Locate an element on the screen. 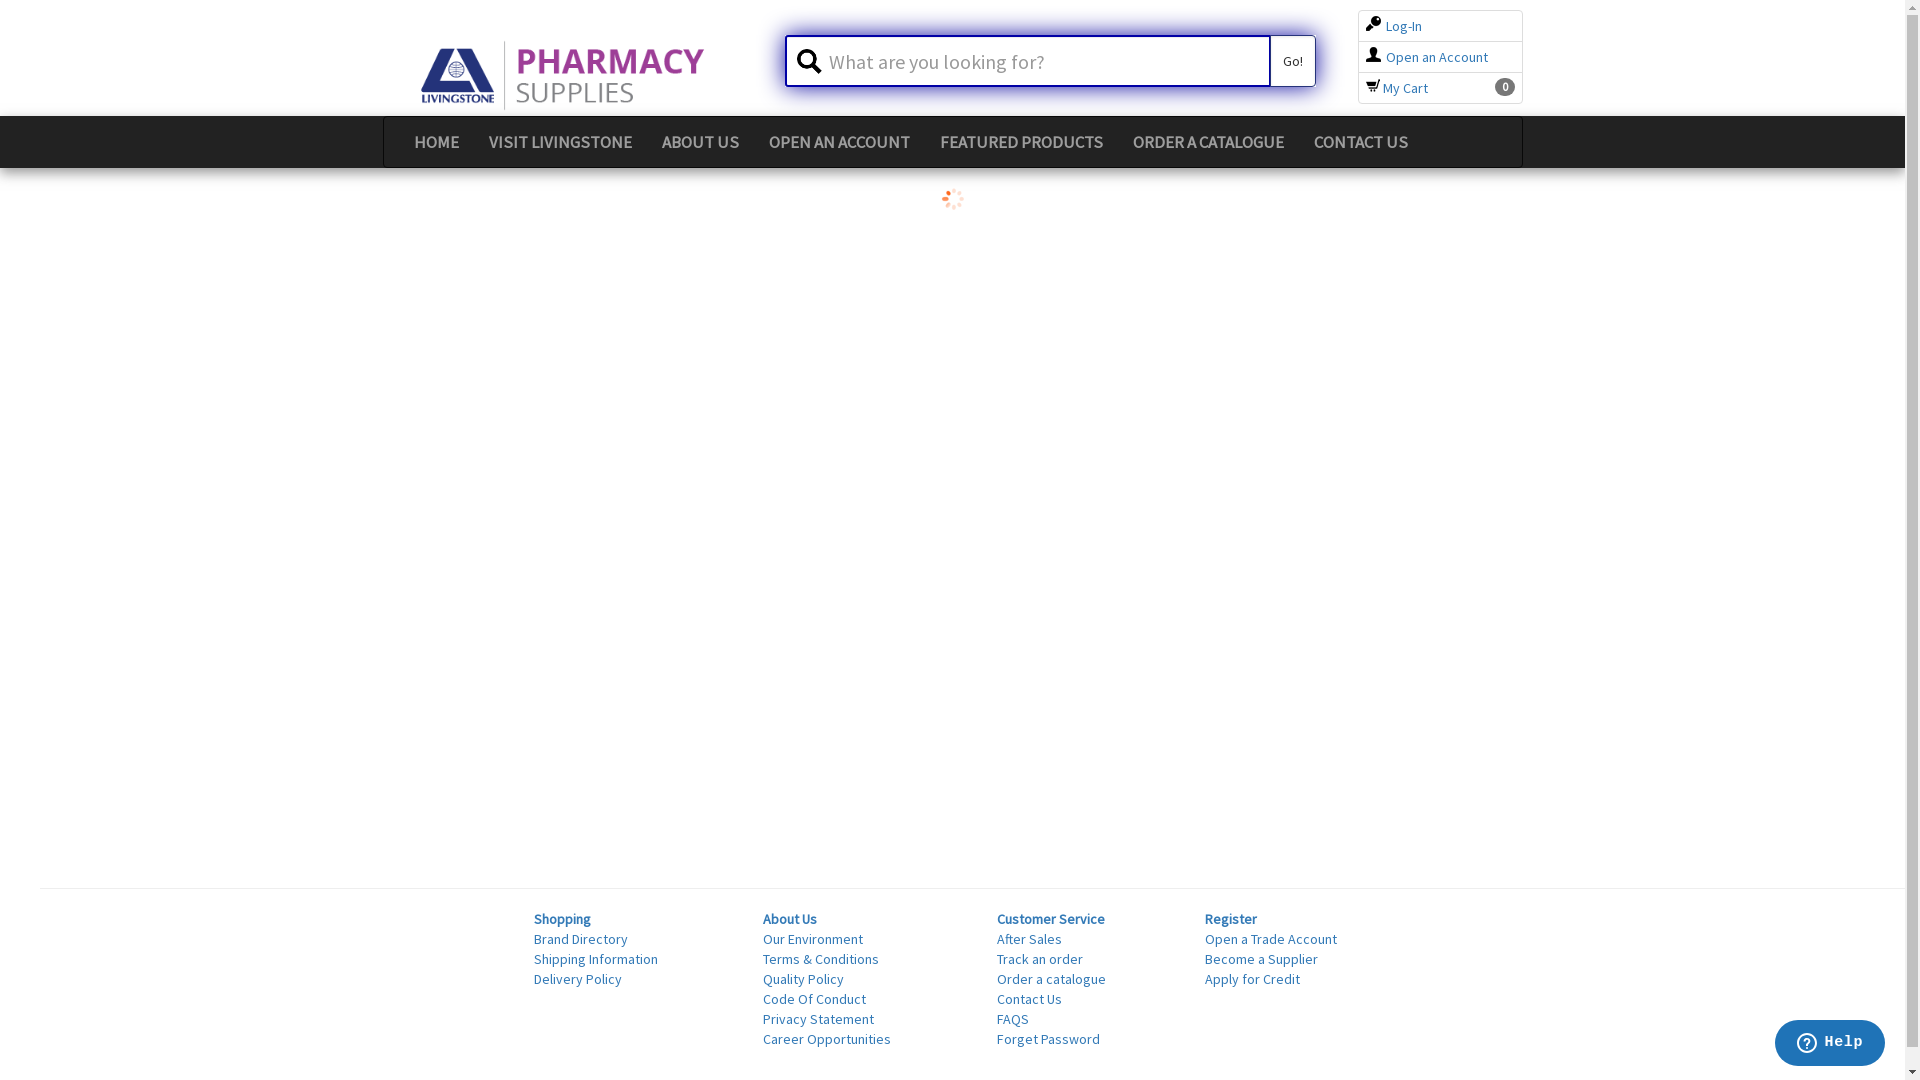 The height and width of the screenshot is (1080, 1920). 'Order a catalogue' is located at coordinates (1050, 978).